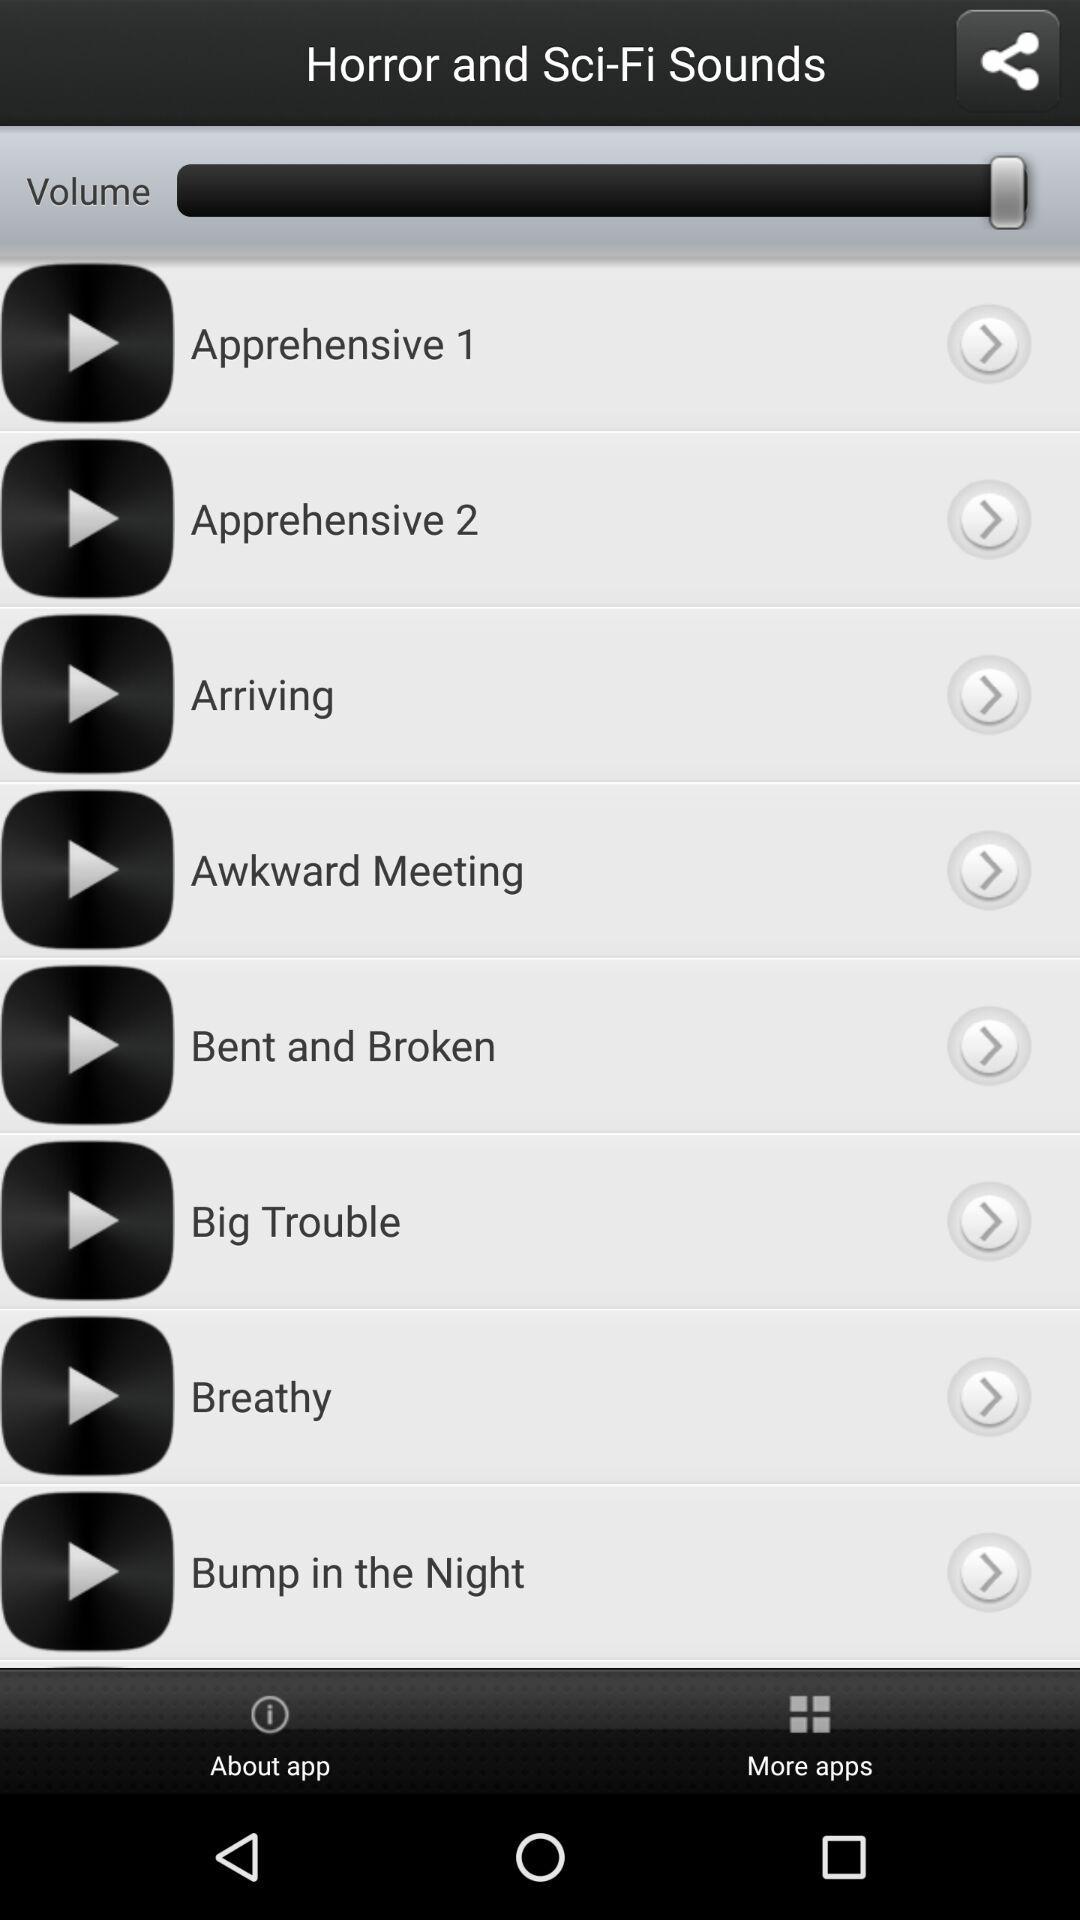 This screenshot has width=1080, height=1920. I want to click on click on breathy, so click(987, 1395).